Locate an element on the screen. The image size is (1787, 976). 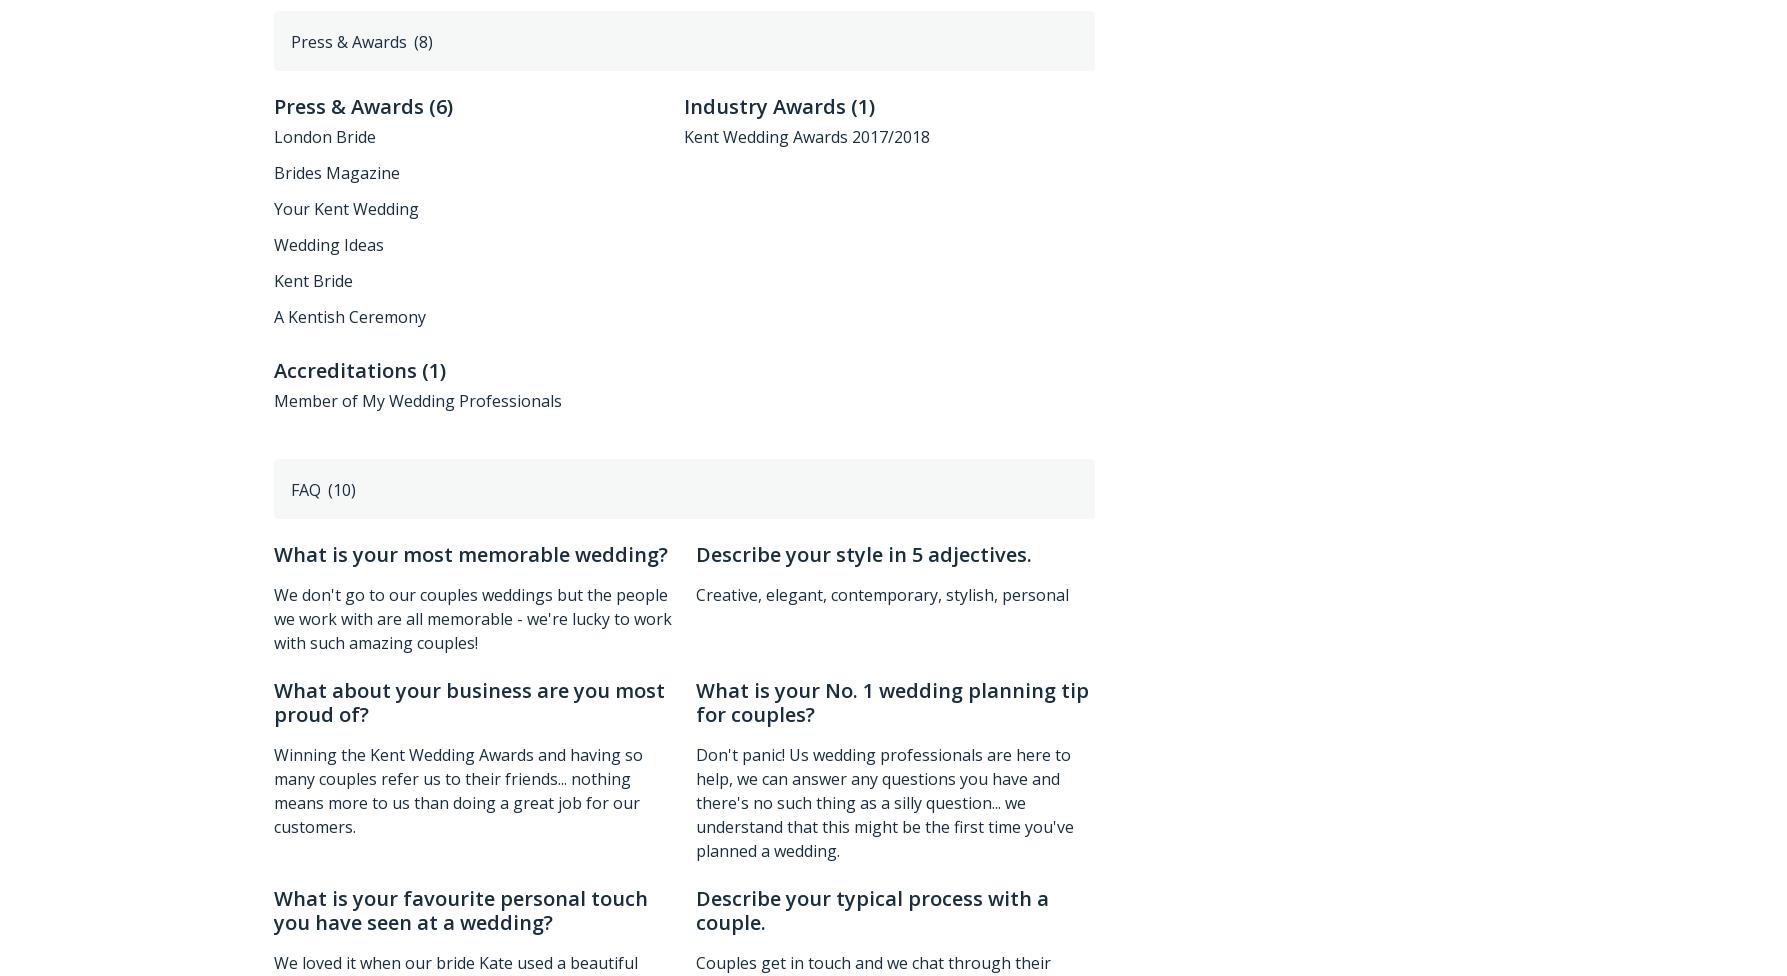
'Member of My Wedding Professionals' is located at coordinates (417, 400).